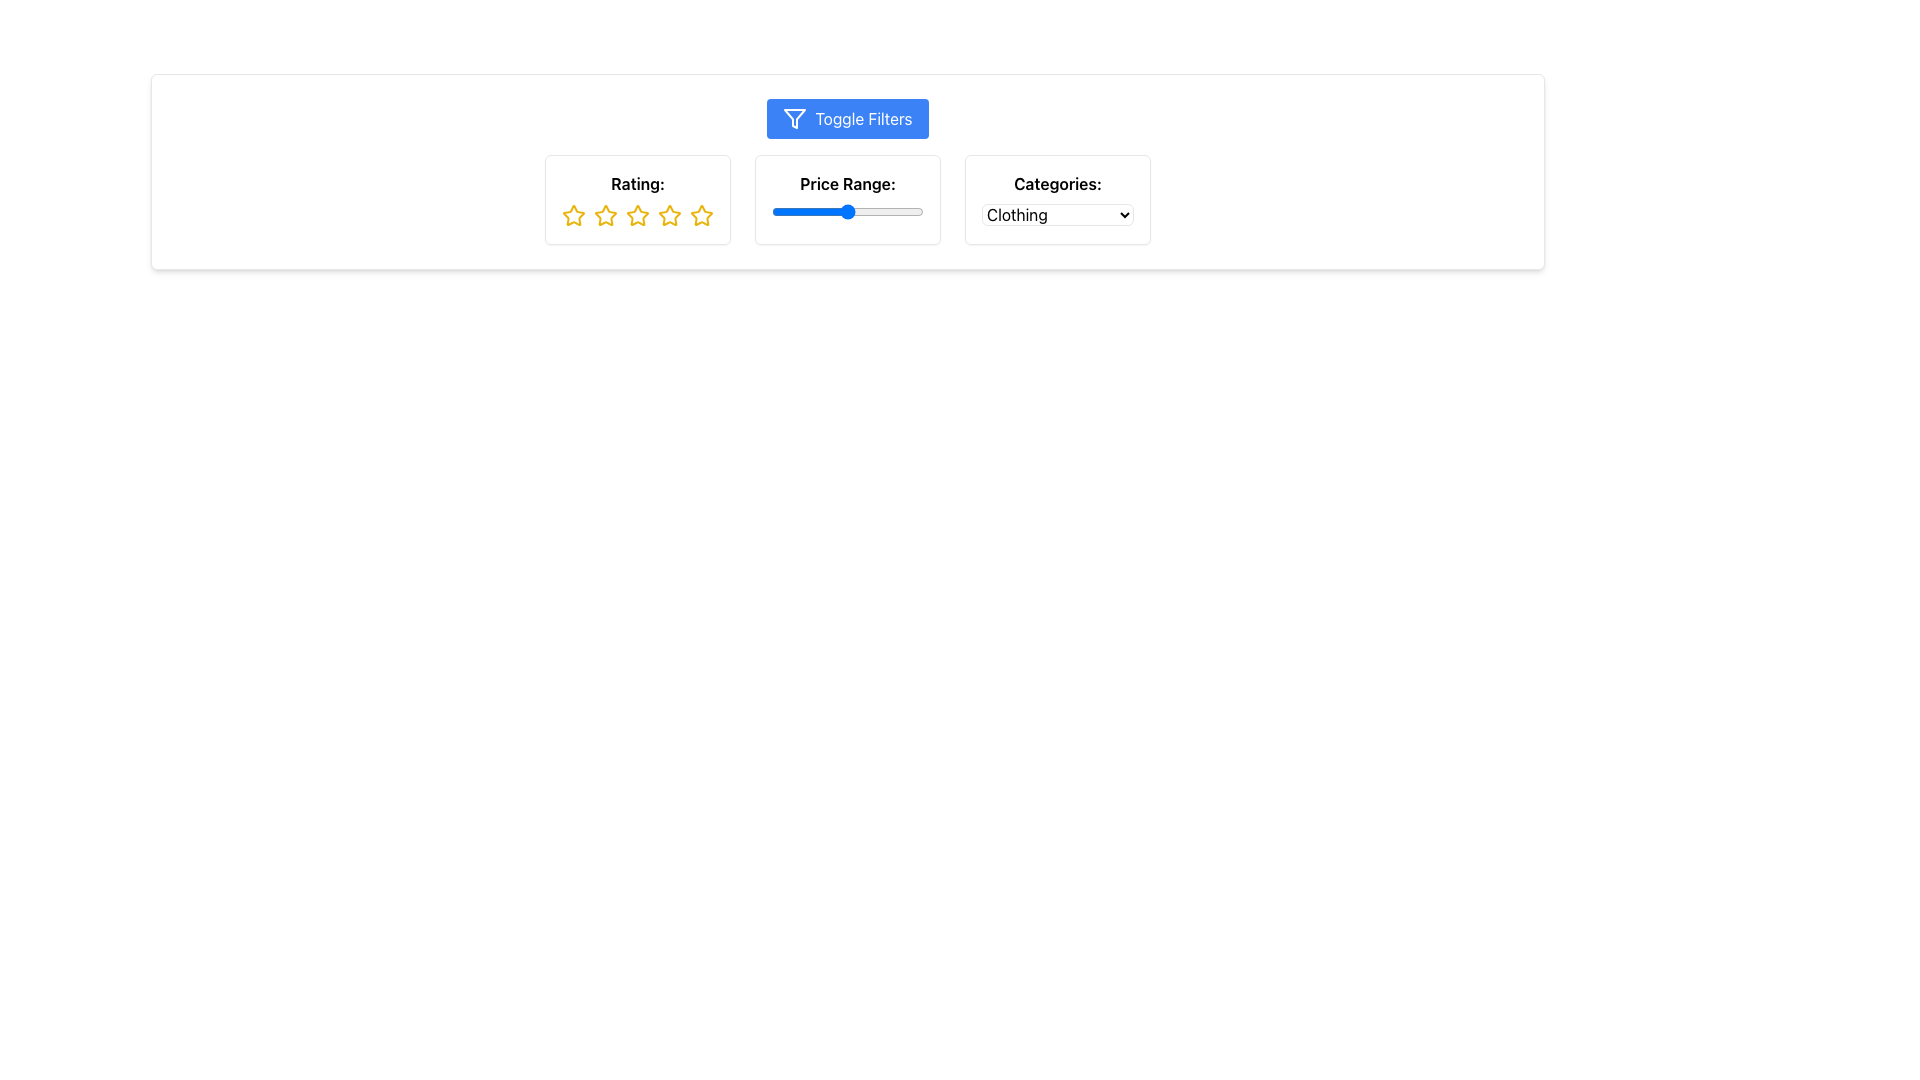 This screenshot has height=1080, width=1920. I want to click on the price range slider, so click(885, 212).